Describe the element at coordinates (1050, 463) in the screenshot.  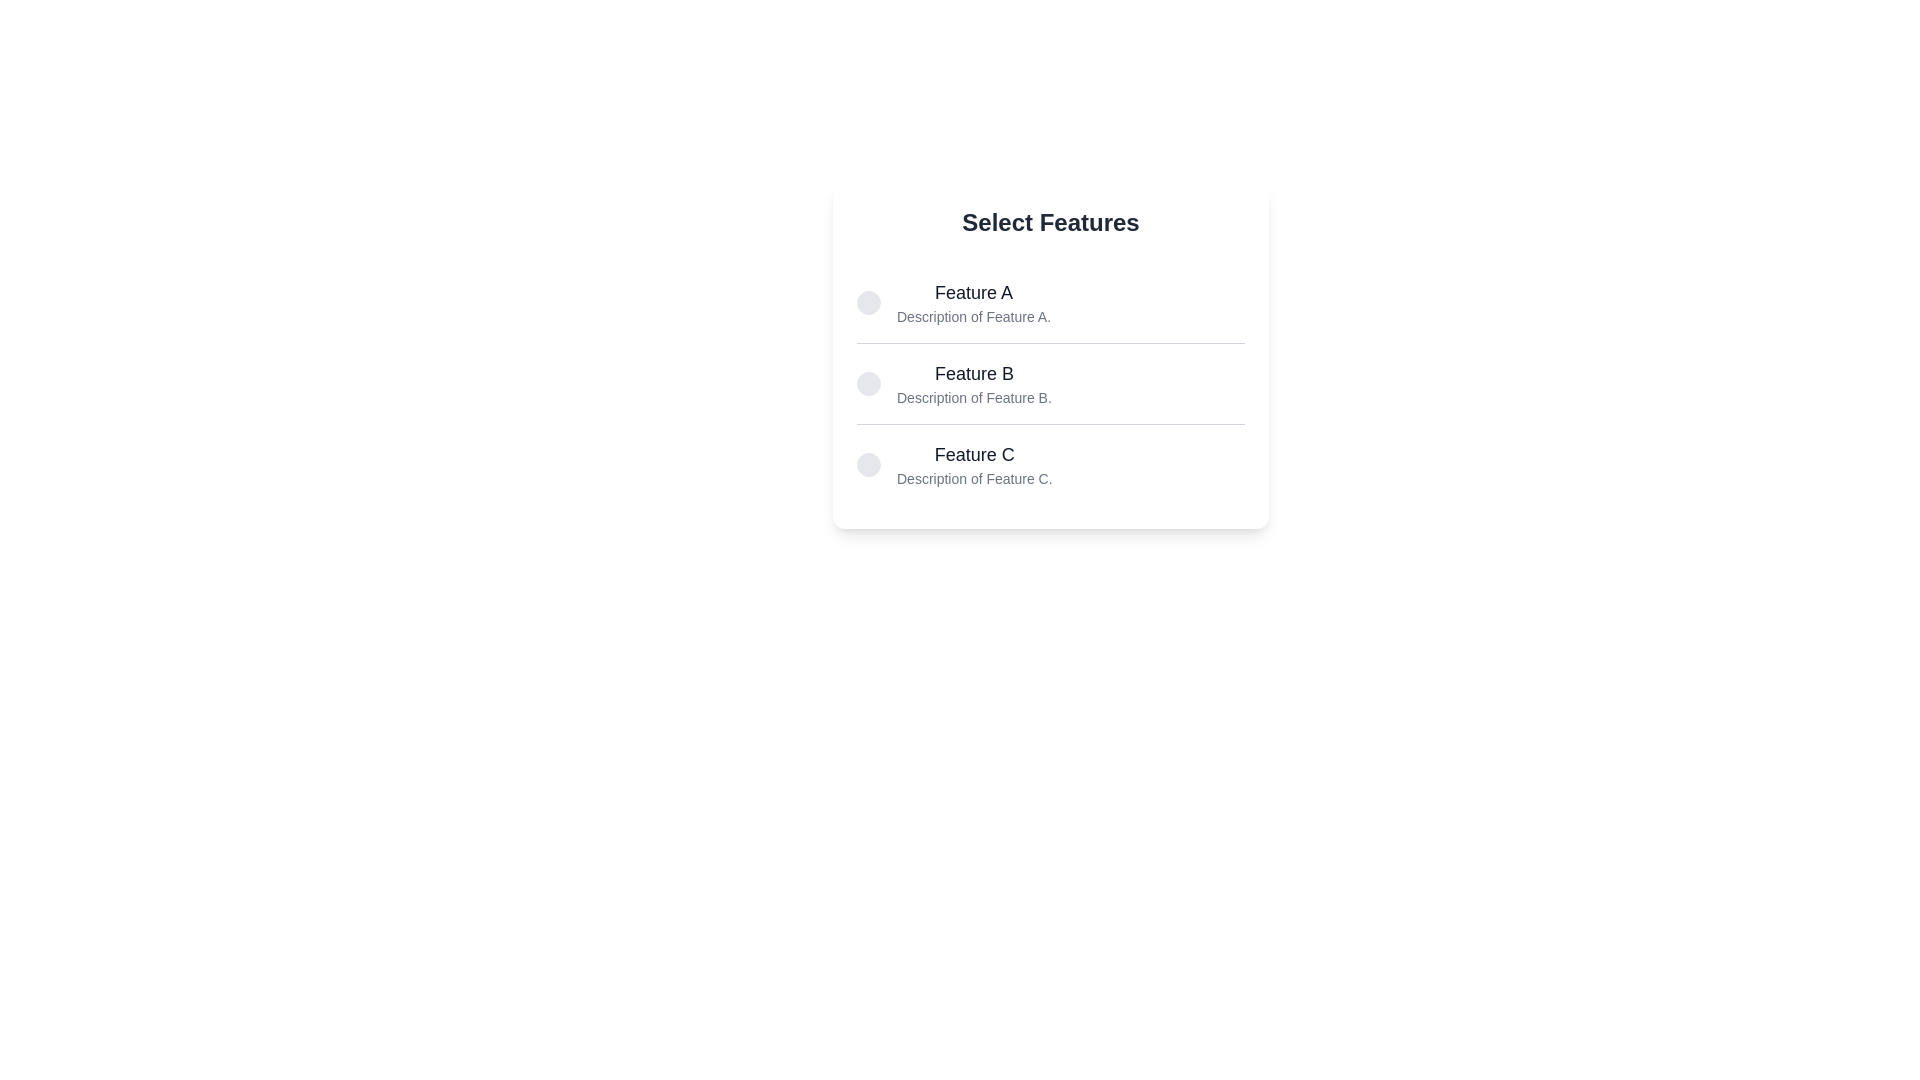
I see `the third item in the 'Select Features' list` at that location.